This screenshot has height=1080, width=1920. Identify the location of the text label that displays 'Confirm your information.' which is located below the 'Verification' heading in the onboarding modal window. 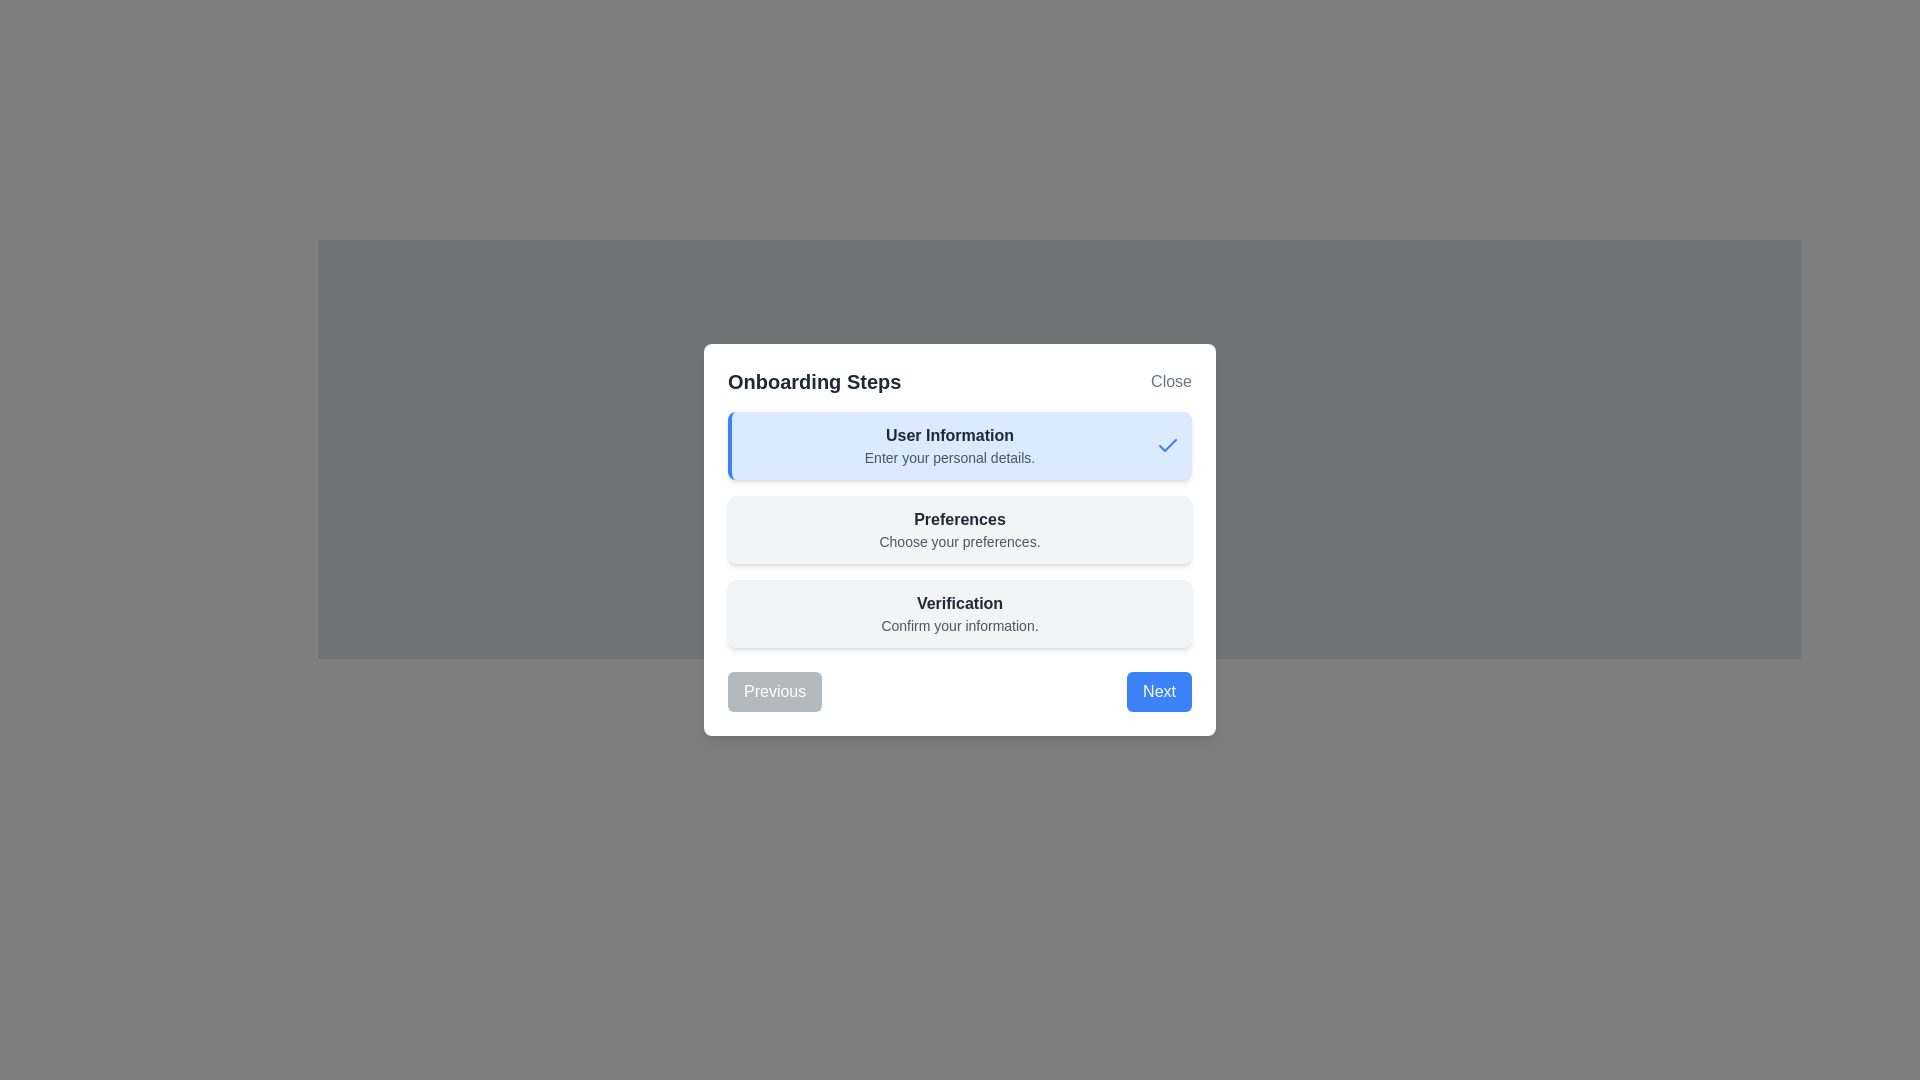
(960, 624).